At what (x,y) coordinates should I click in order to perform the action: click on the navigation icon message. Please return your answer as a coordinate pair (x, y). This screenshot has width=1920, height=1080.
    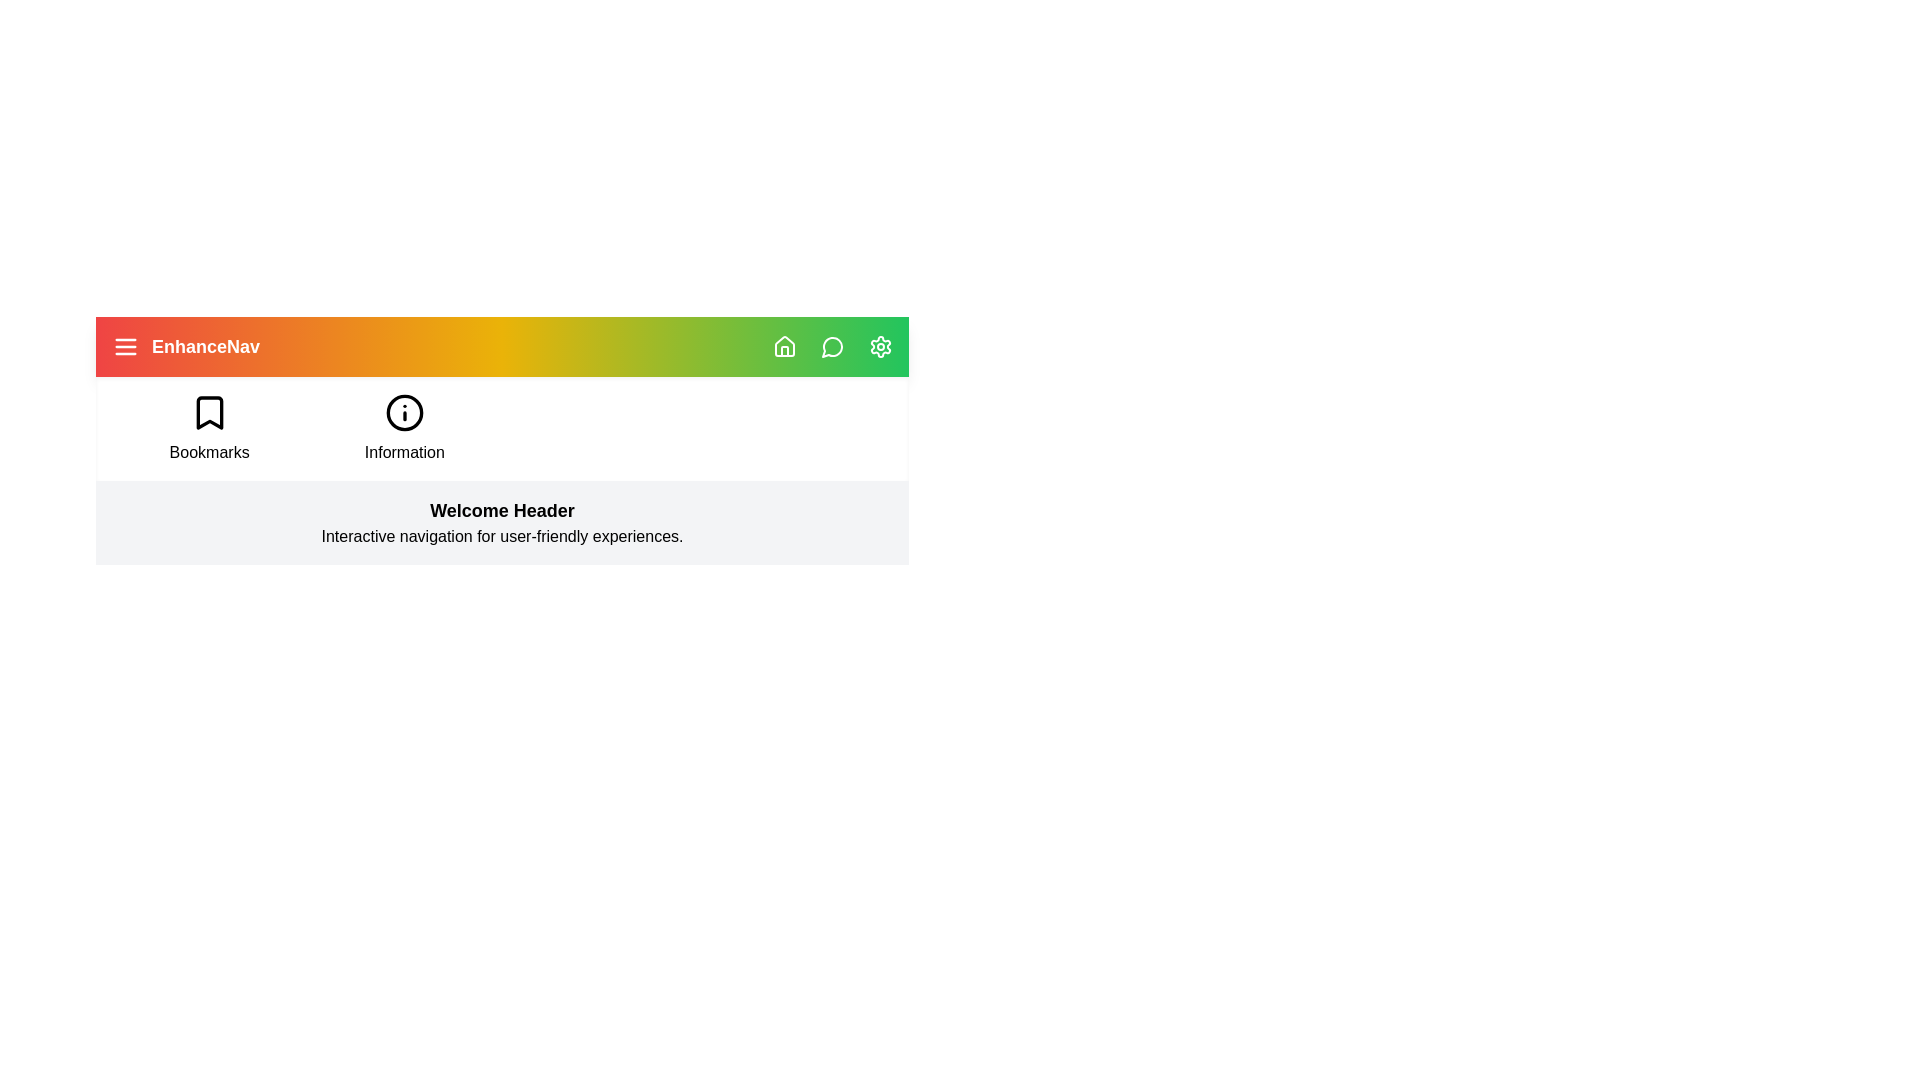
    Looking at the image, I should click on (833, 346).